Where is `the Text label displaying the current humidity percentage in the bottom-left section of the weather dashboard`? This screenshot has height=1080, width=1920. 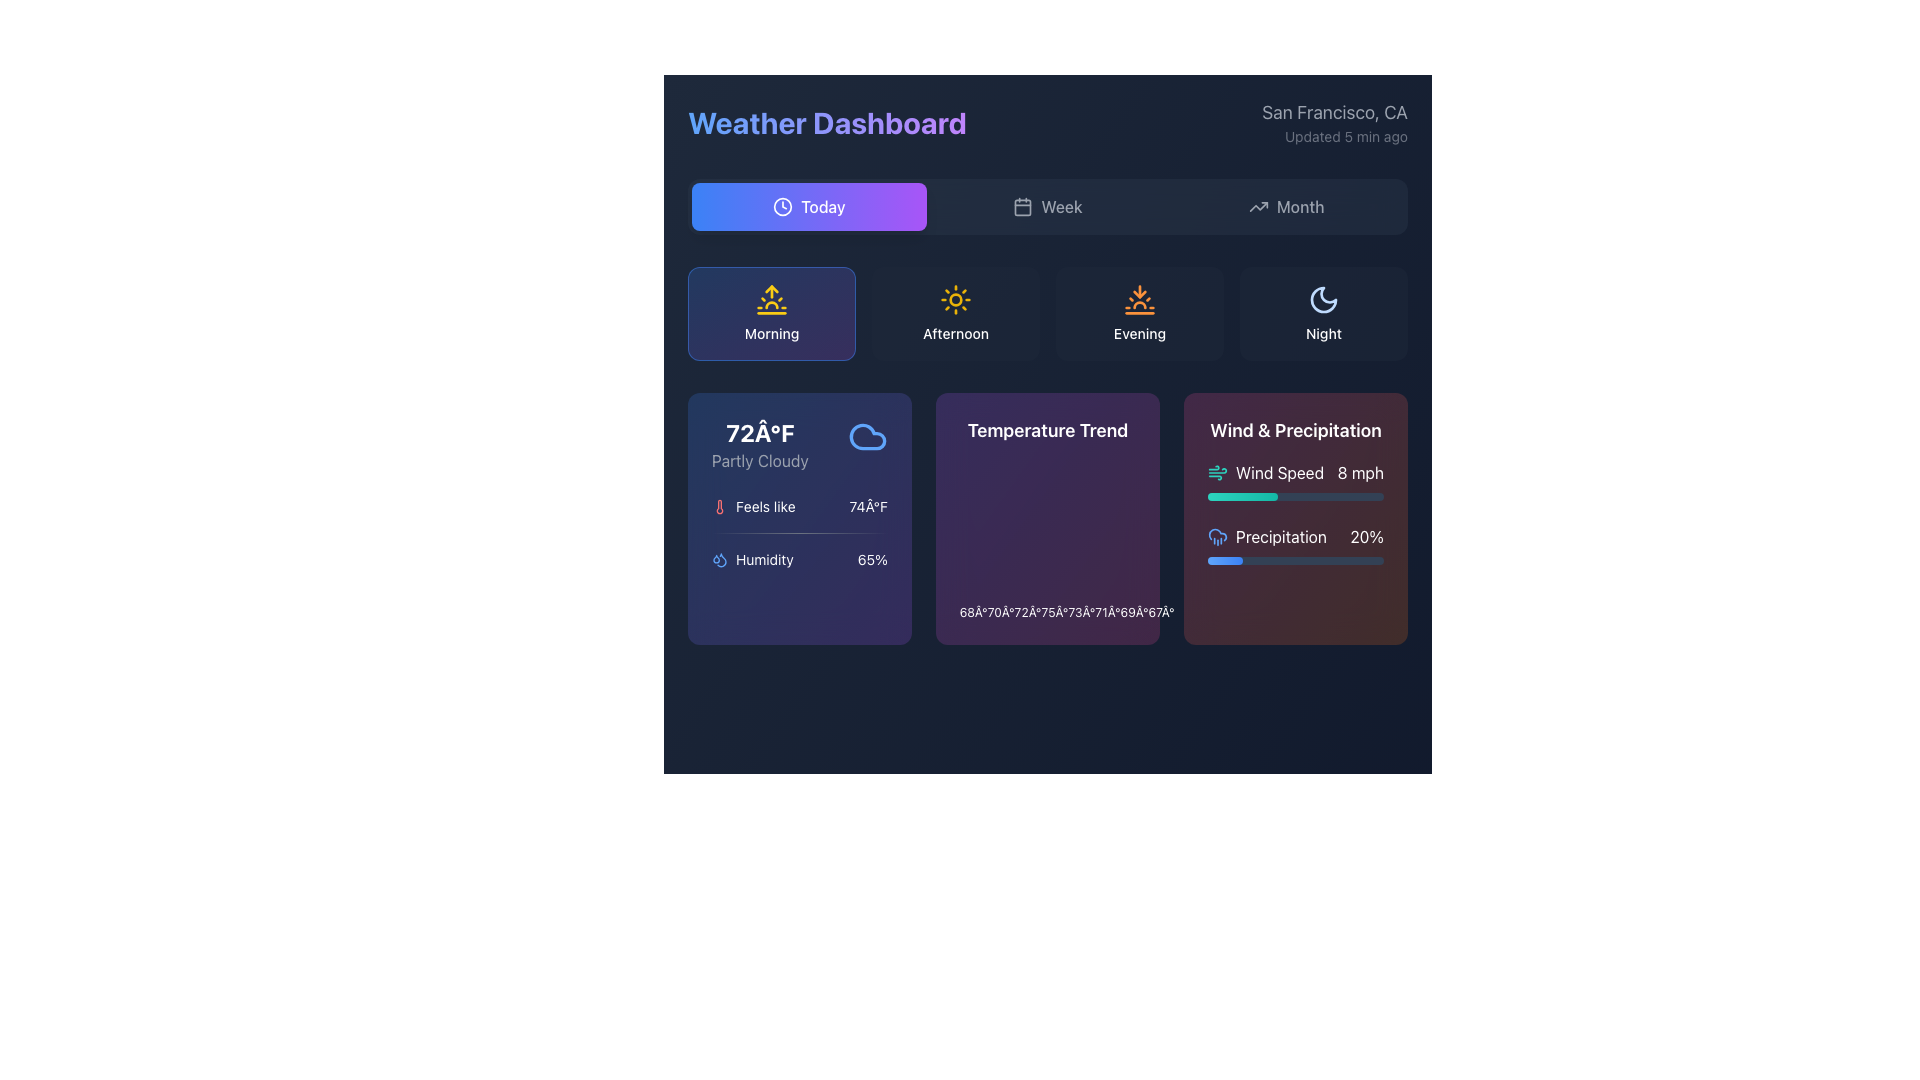 the Text label displaying the current humidity percentage in the bottom-left section of the weather dashboard is located at coordinates (873, 559).